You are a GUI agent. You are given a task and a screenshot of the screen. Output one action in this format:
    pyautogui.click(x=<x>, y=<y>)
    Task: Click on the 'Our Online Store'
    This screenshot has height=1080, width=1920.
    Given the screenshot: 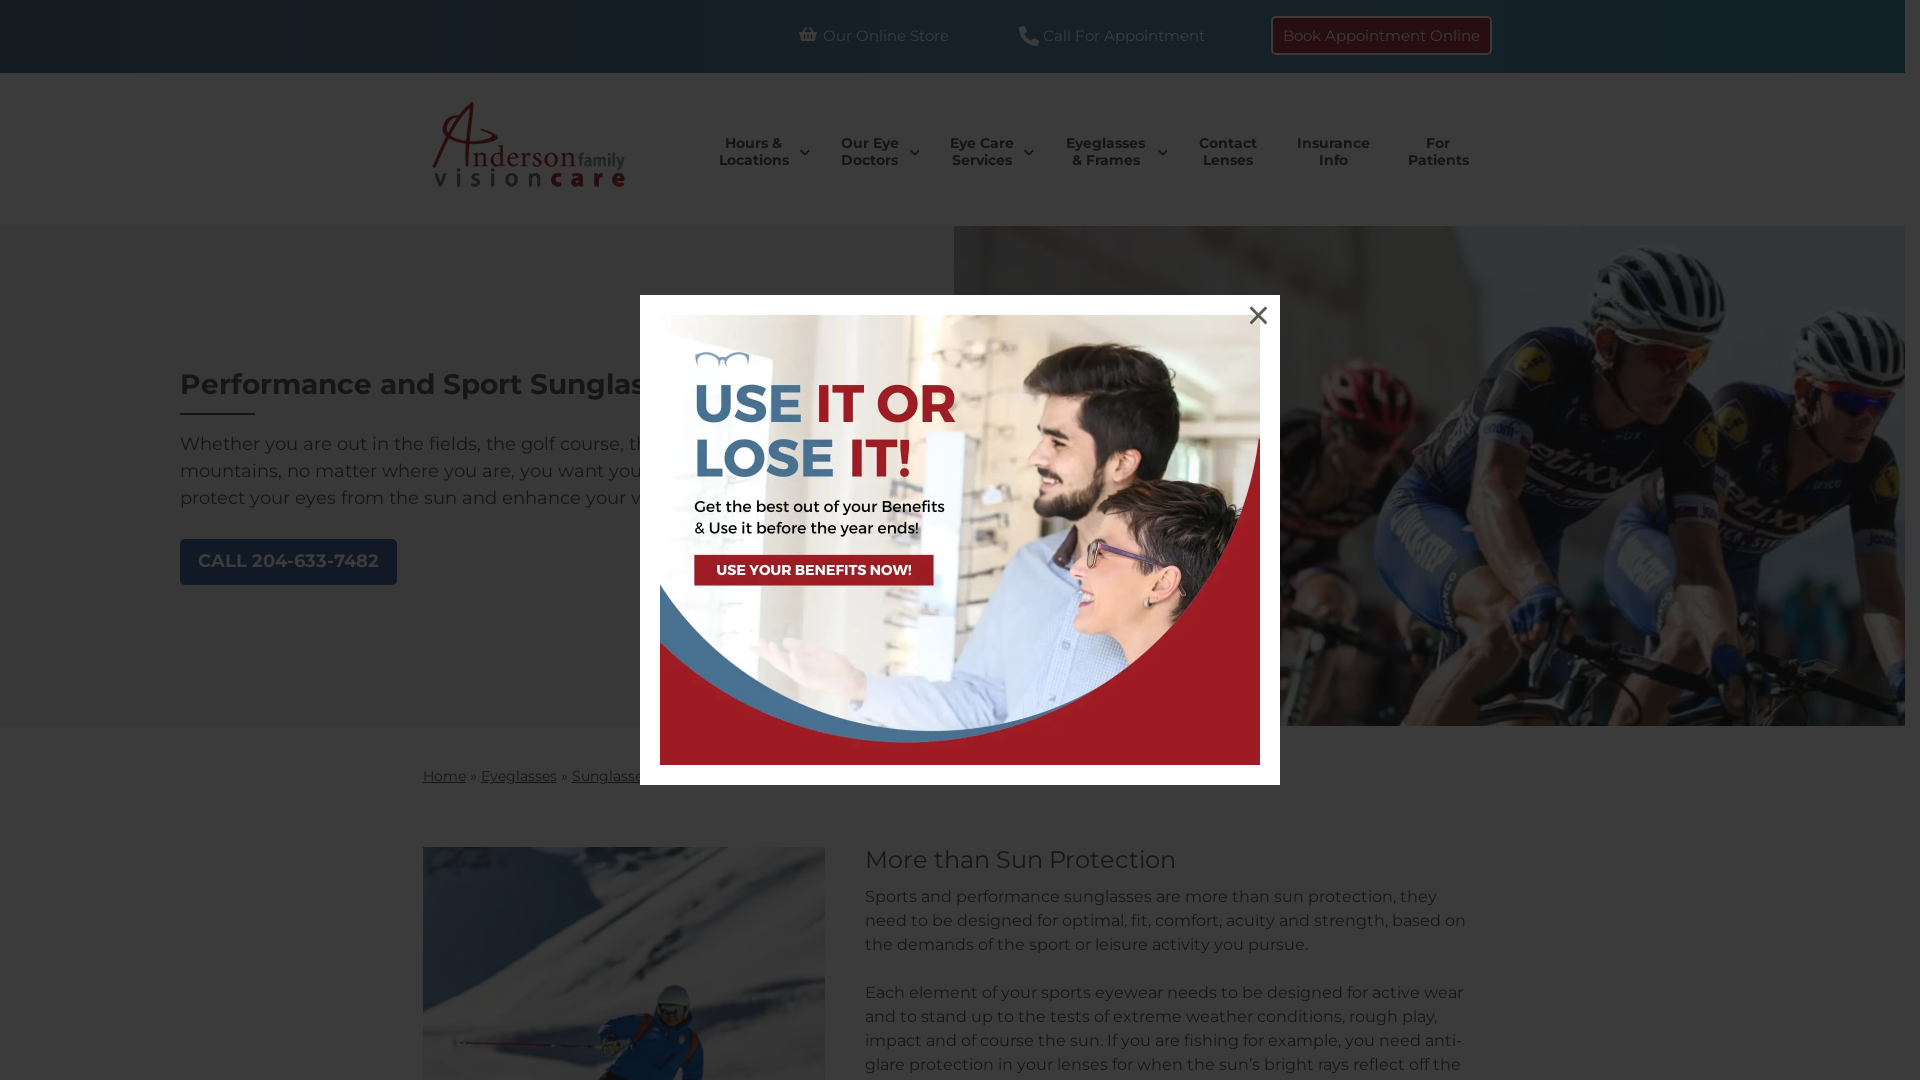 What is the action you would take?
    pyautogui.click(x=874, y=34)
    